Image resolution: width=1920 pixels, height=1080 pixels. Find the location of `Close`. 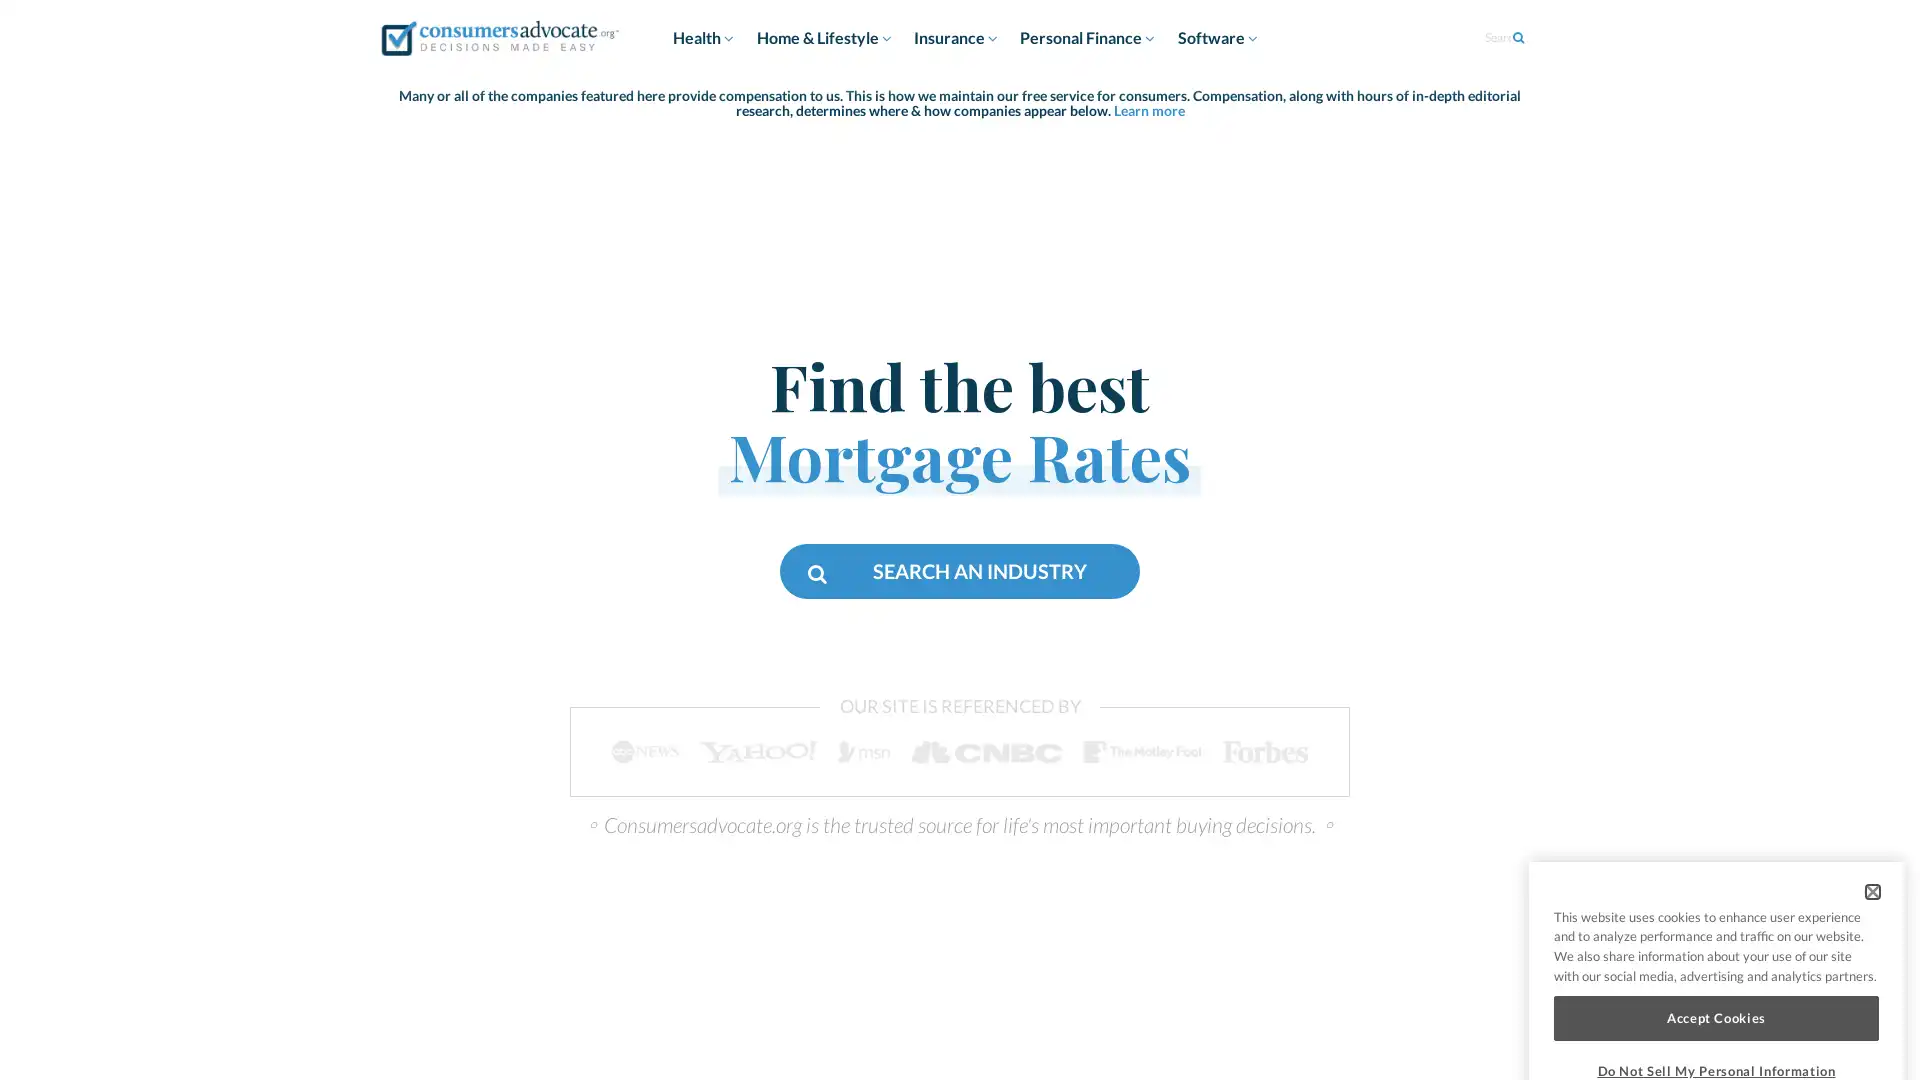

Close is located at coordinates (1871, 822).